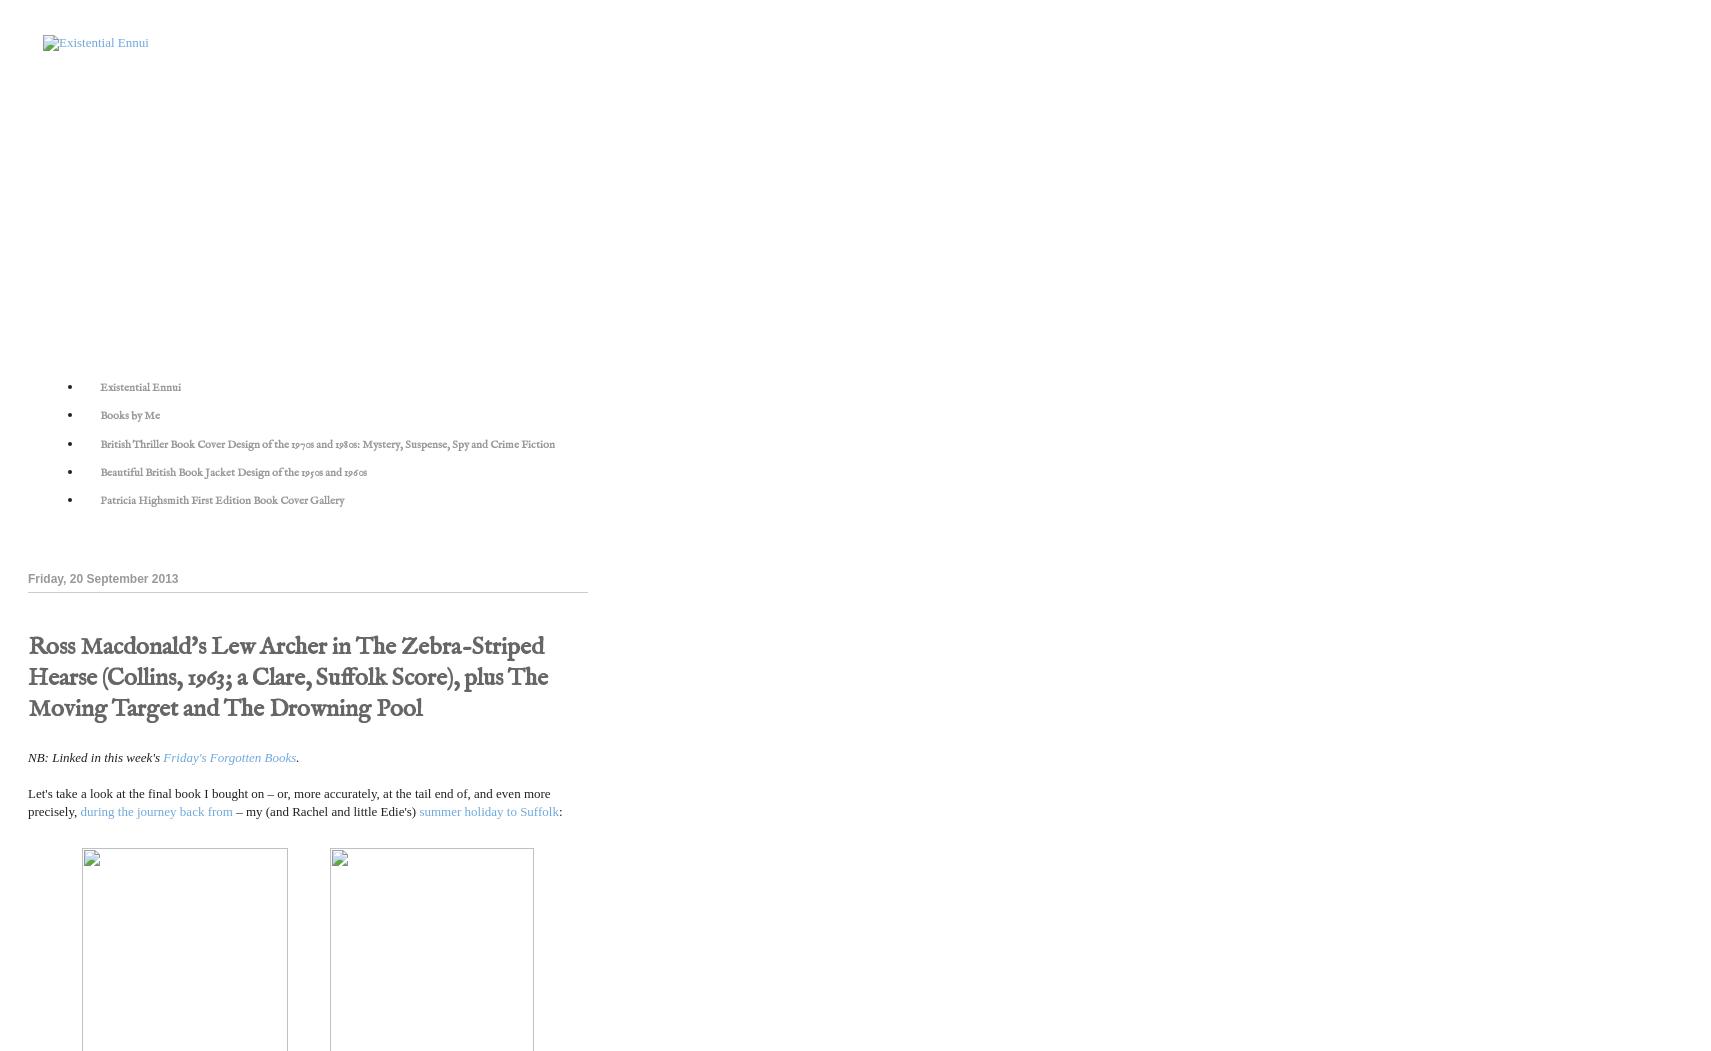 This screenshot has width=1711, height=1051. Describe the element at coordinates (228, 756) in the screenshot. I see `'Friday's Forgotten Books'` at that location.